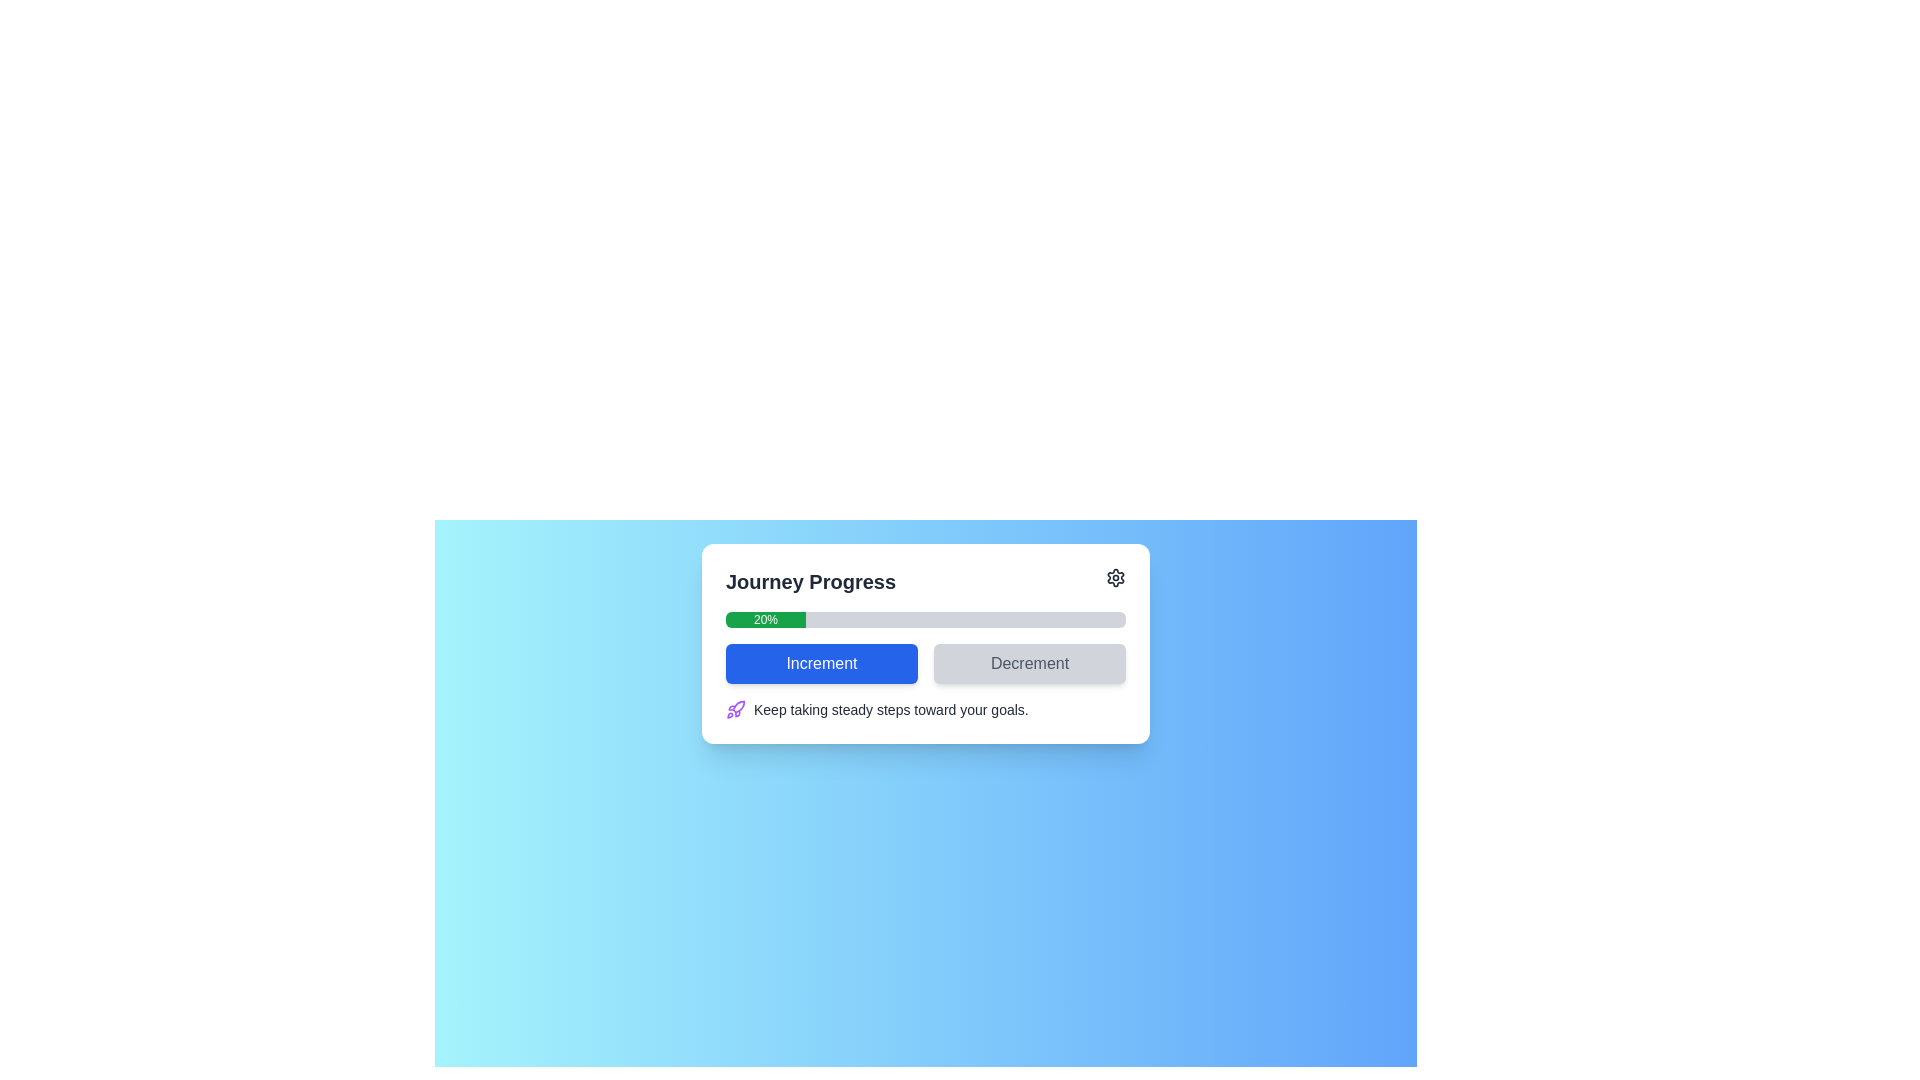  I want to click on the progress bar that displays current progress with a green background and shows '20%' text, located below the 'Journey Progress' header, so click(925, 619).